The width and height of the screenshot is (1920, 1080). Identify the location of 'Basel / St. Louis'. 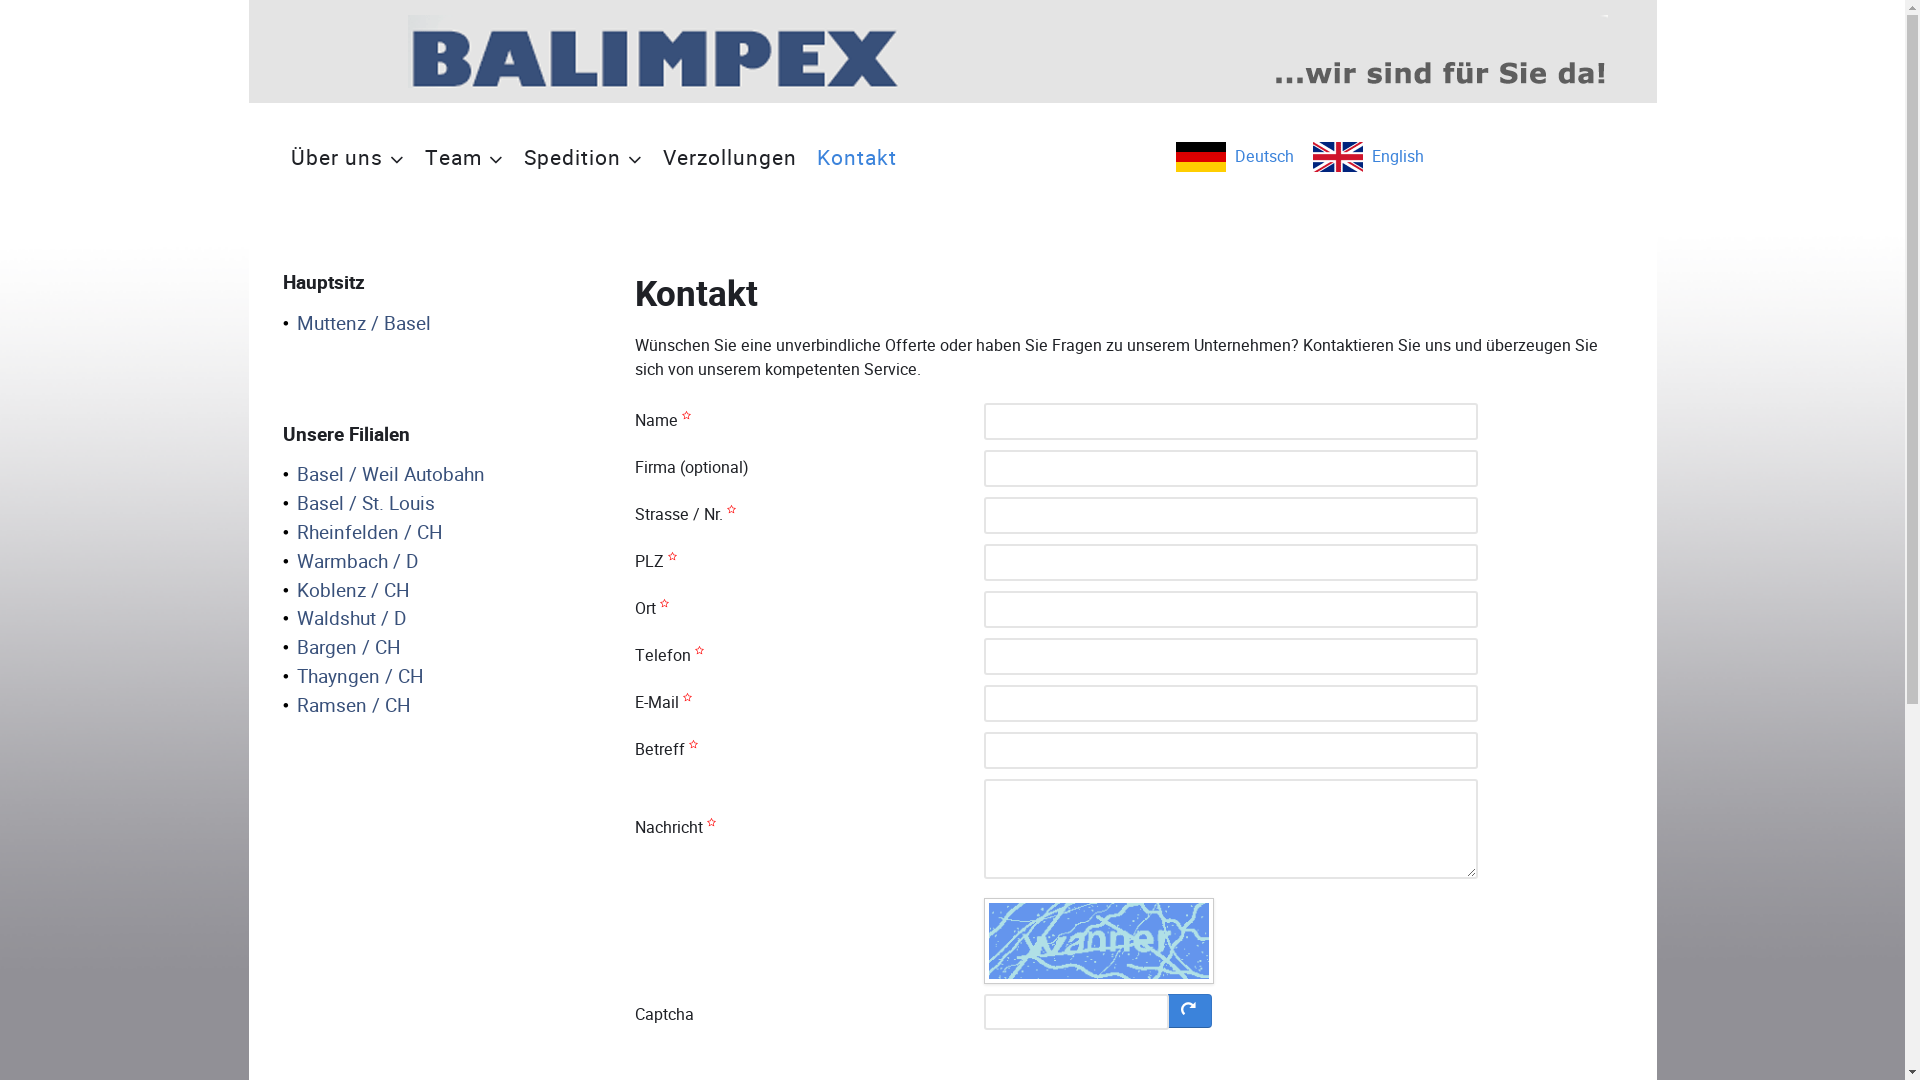
(358, 503).